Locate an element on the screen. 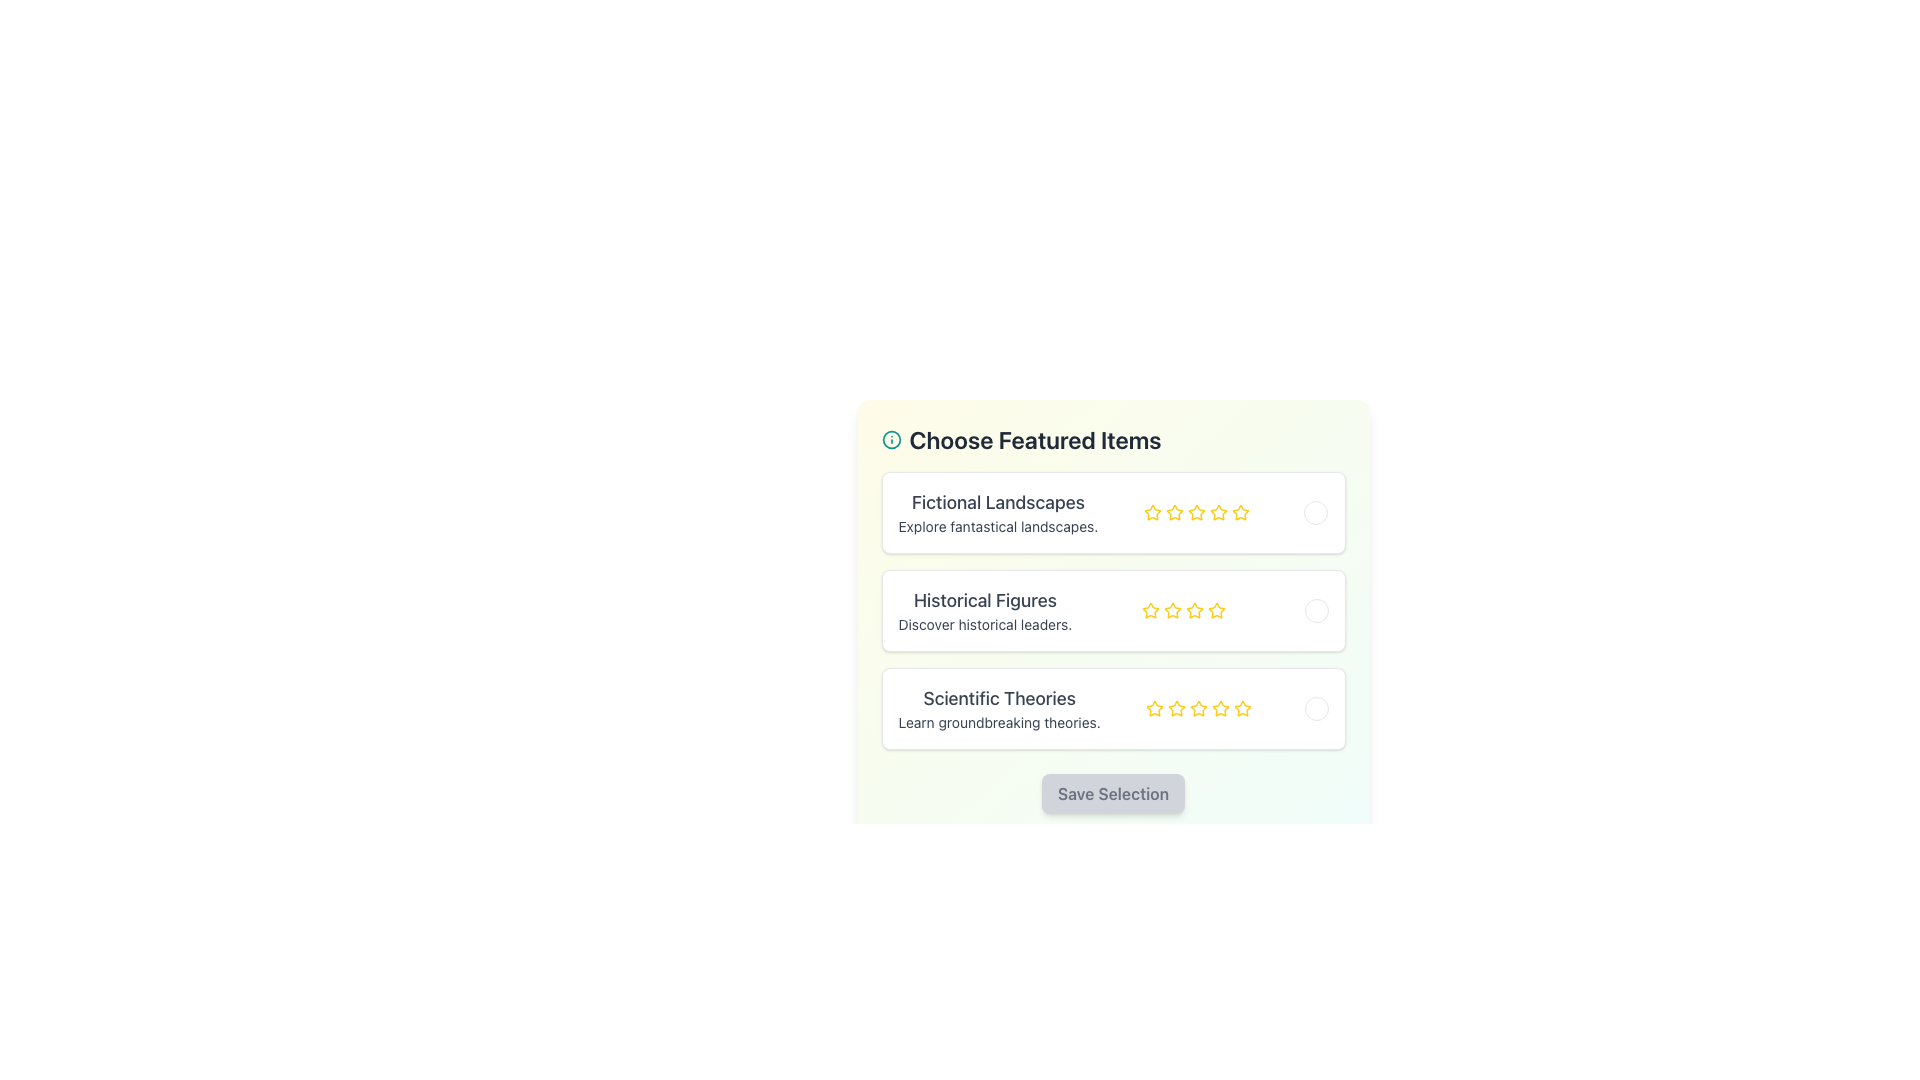  the first star icon in the 'Historical Figures' section of the 'Choose Featured Items' list, which represents the rating level in the rating system is located at coordinates (1151, 609).